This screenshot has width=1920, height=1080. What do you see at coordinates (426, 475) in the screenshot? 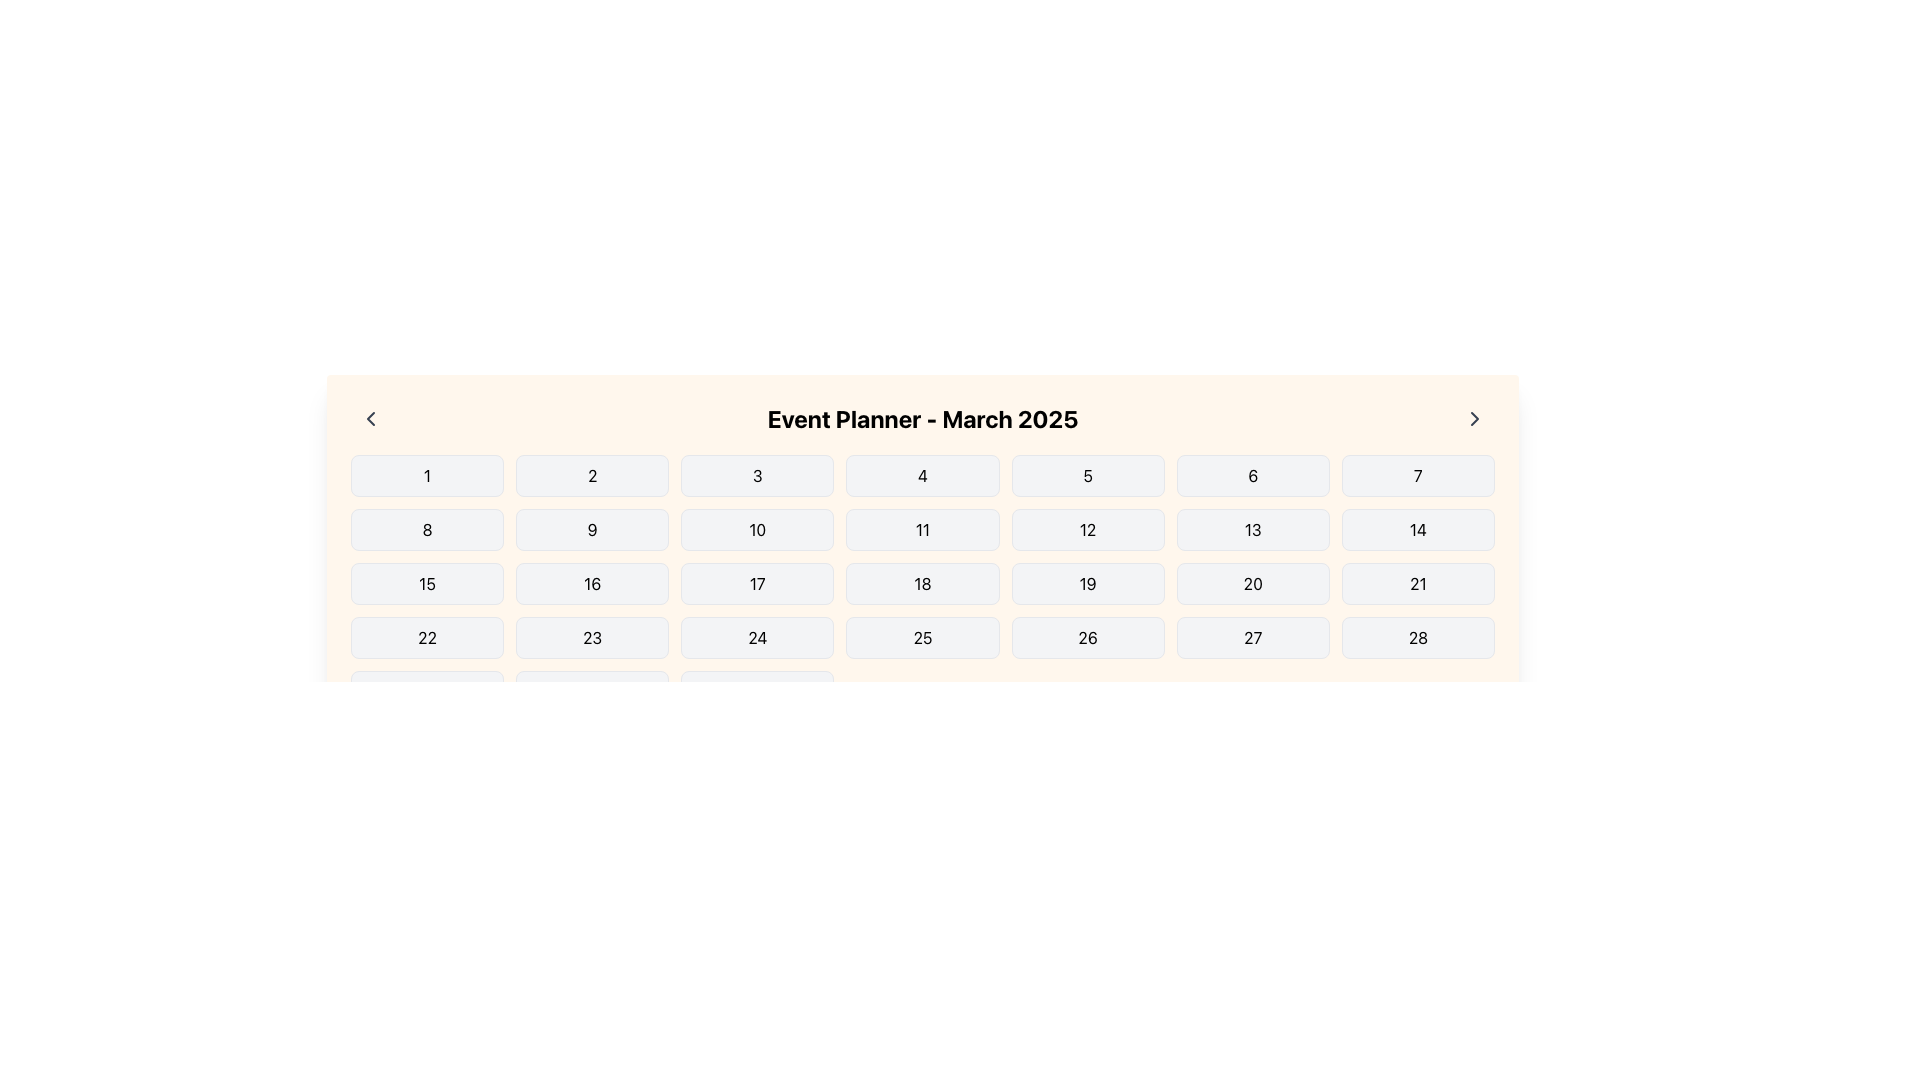
I see `the numeric text displaying '1' located in the first tile of the calendar grid` at bounding box center [426, 475].